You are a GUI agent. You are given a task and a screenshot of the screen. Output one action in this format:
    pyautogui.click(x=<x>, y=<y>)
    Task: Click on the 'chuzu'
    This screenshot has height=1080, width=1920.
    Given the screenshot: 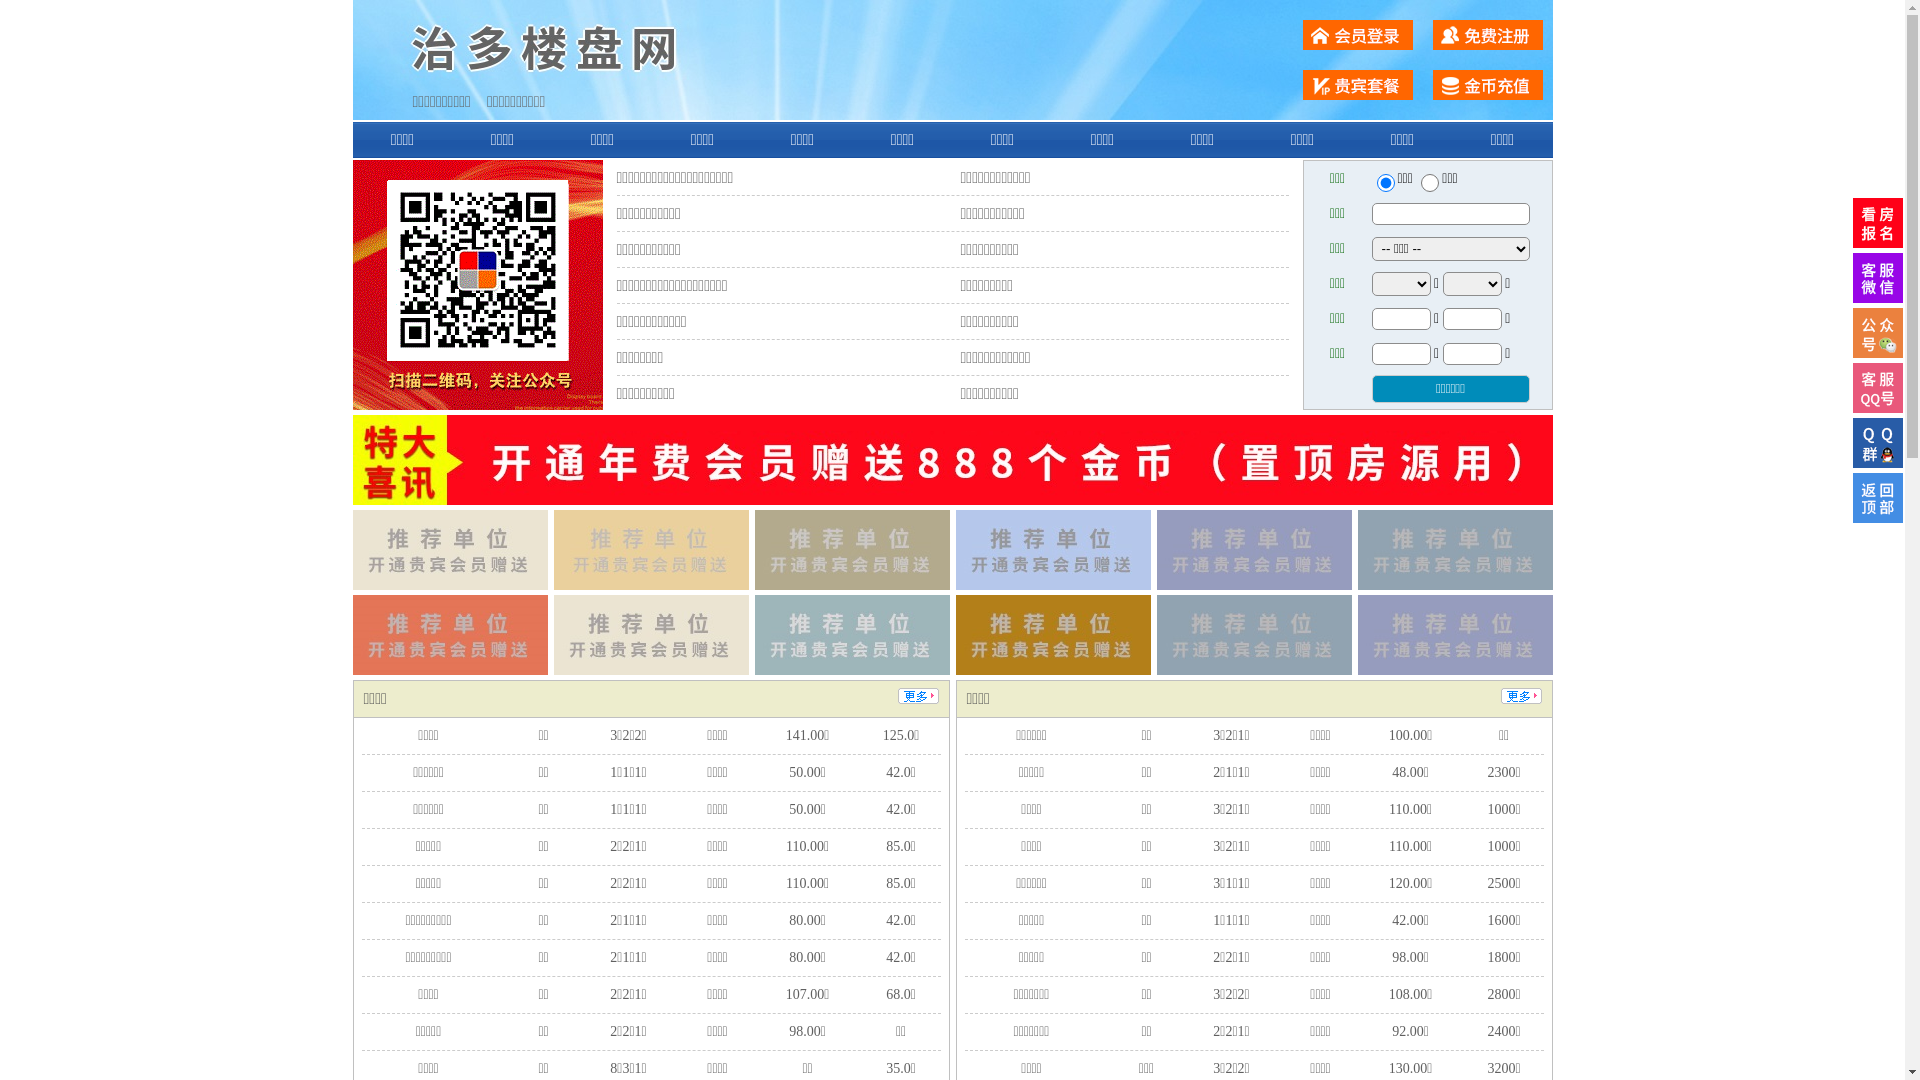 What is the action you would take?
    pyautogui.click(x=1419, y=182)
    